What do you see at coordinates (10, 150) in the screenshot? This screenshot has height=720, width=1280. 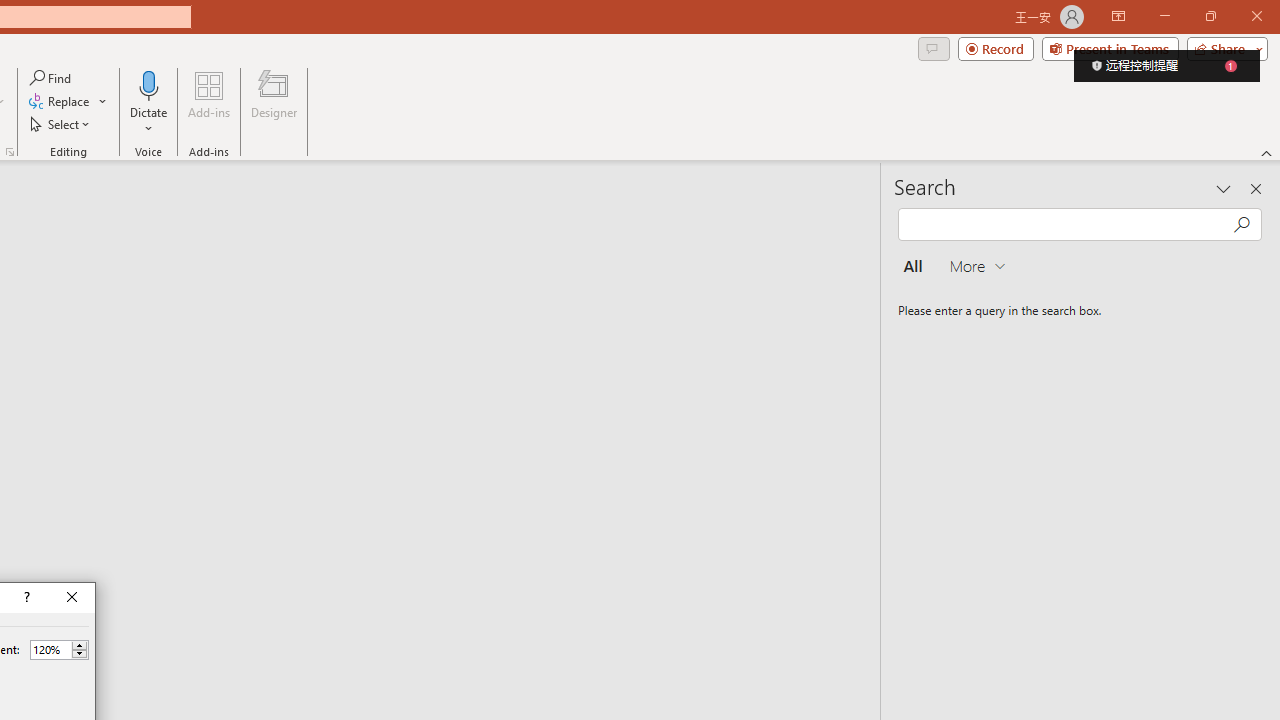 I see `'Format Object...'` at bounding box center [10, 150].